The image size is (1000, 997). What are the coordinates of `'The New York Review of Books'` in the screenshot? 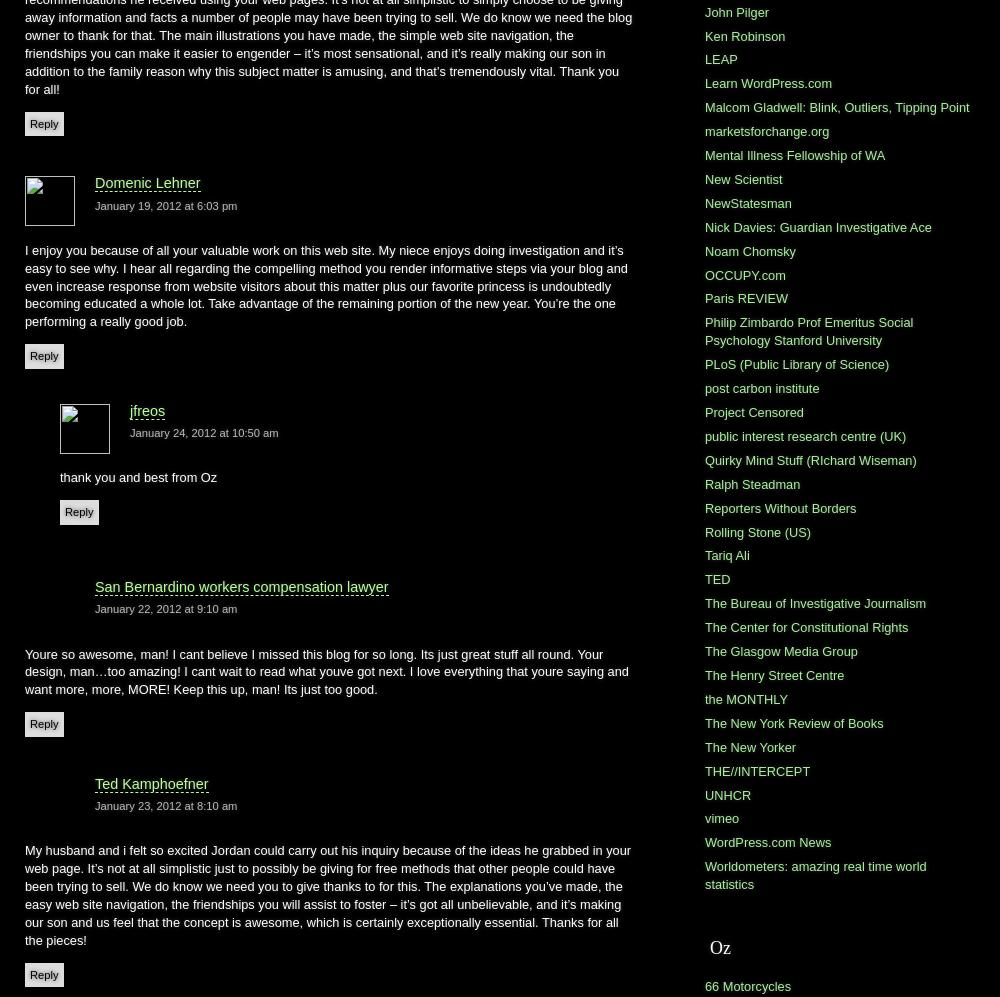 It's located at (794, 721).